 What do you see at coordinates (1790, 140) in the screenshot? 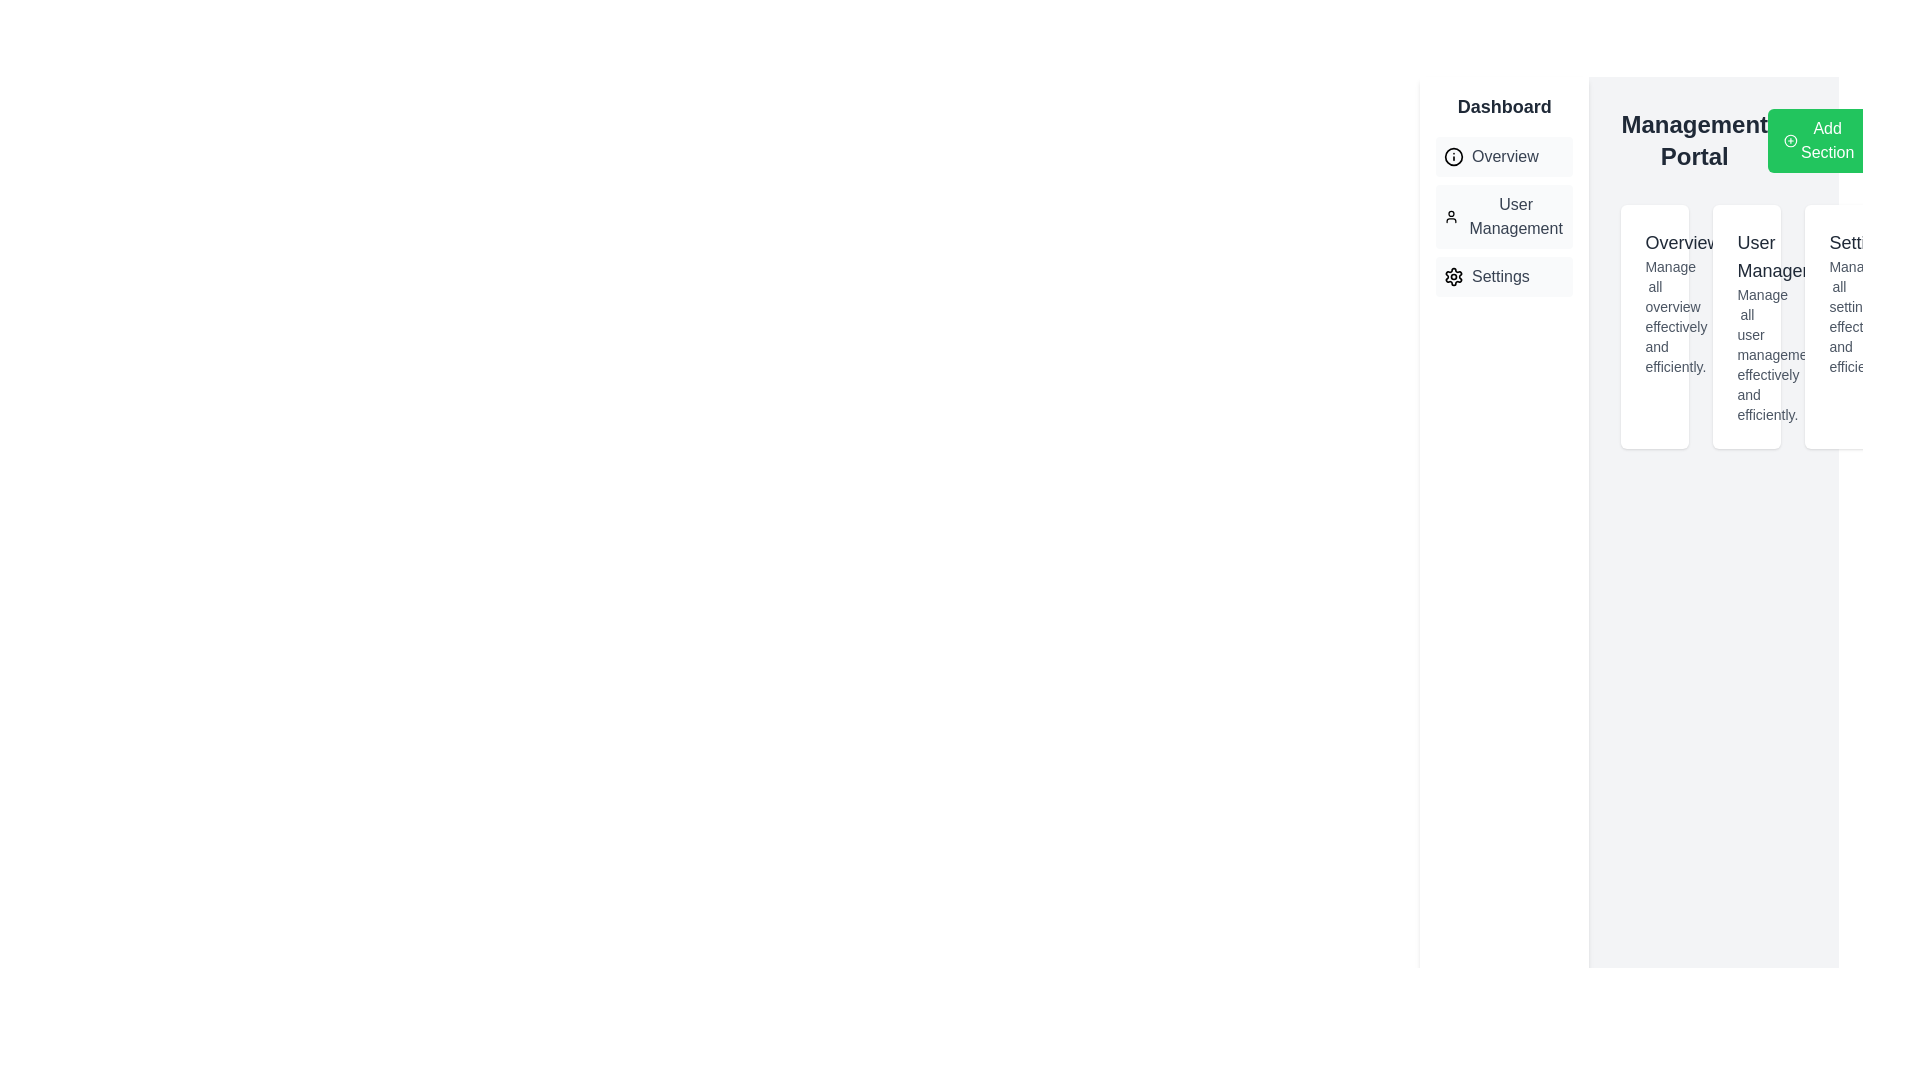
I see `the 'Add Section' icon, which is a visual indicator within a compact green rectangle located in the upper right corner of the 'Management Portal' panel` at bounding box center [1790, 140].